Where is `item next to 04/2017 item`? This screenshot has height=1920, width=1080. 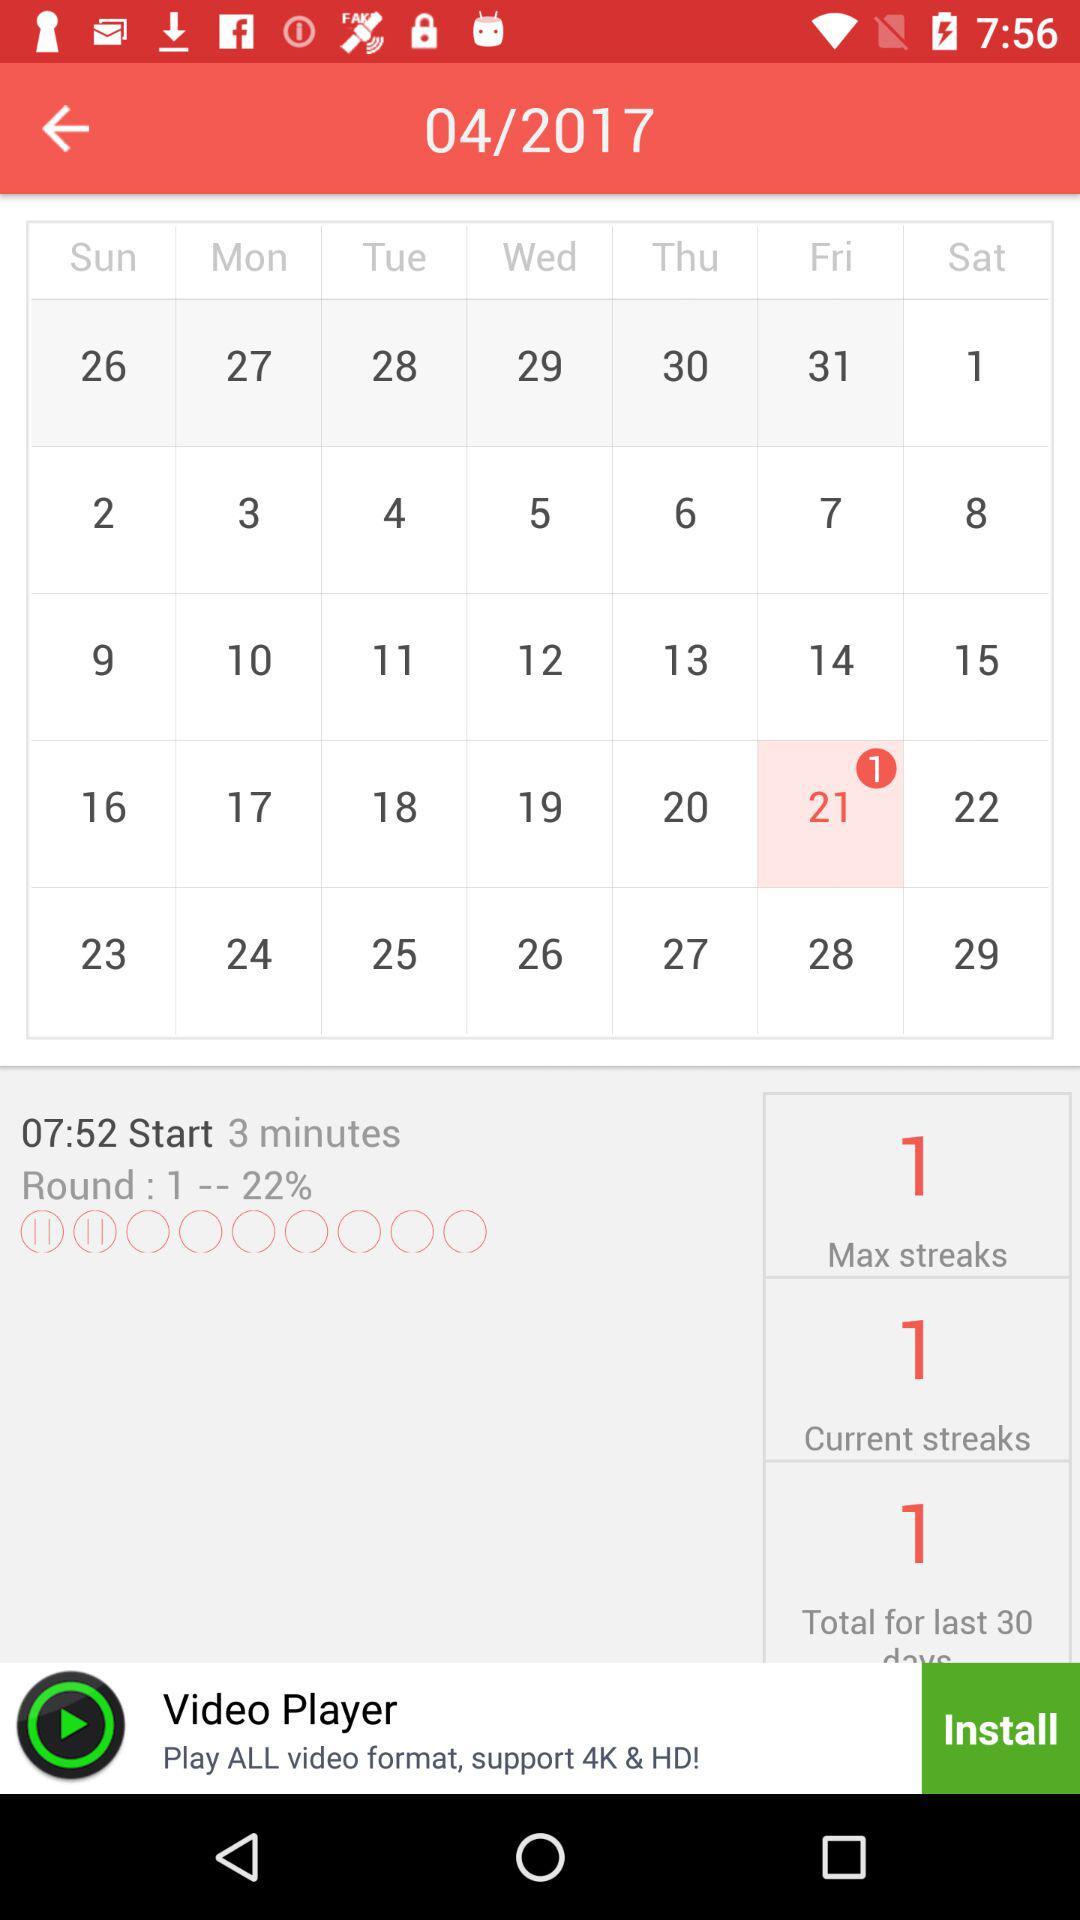 item next to 04/2017 item is located at coordinates (64, 127).